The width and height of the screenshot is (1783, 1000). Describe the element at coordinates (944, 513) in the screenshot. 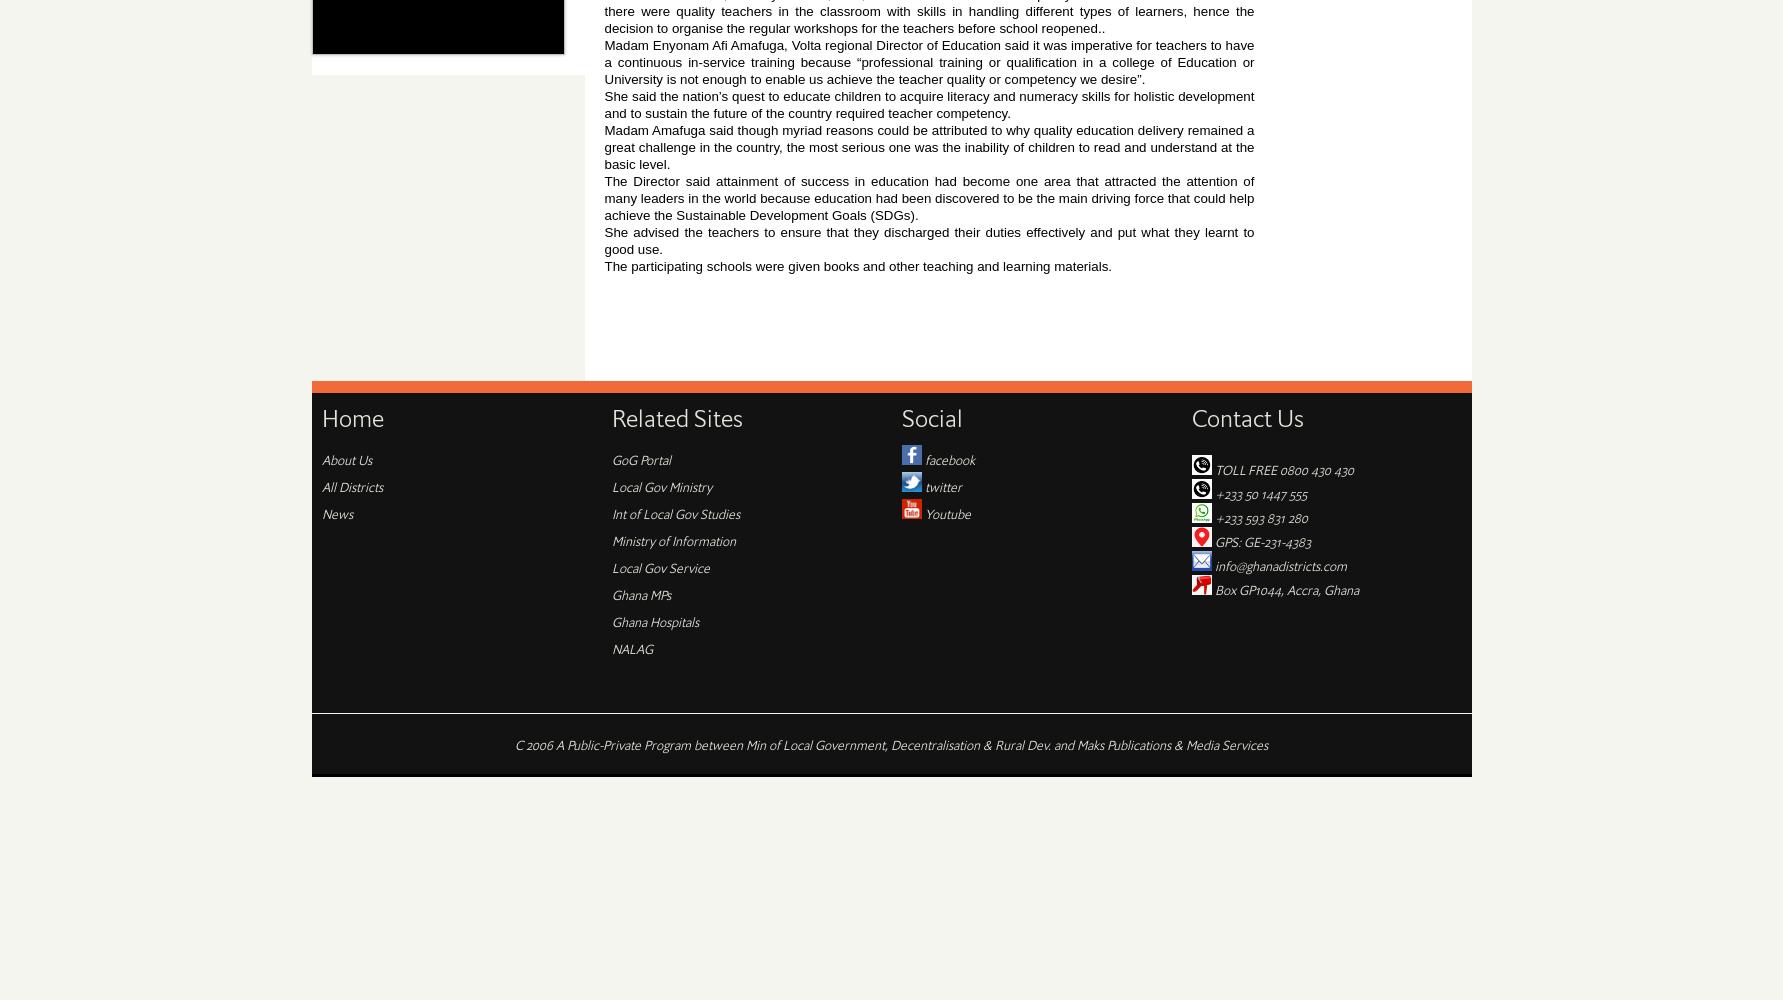

I see `'Youtube'` at that location.